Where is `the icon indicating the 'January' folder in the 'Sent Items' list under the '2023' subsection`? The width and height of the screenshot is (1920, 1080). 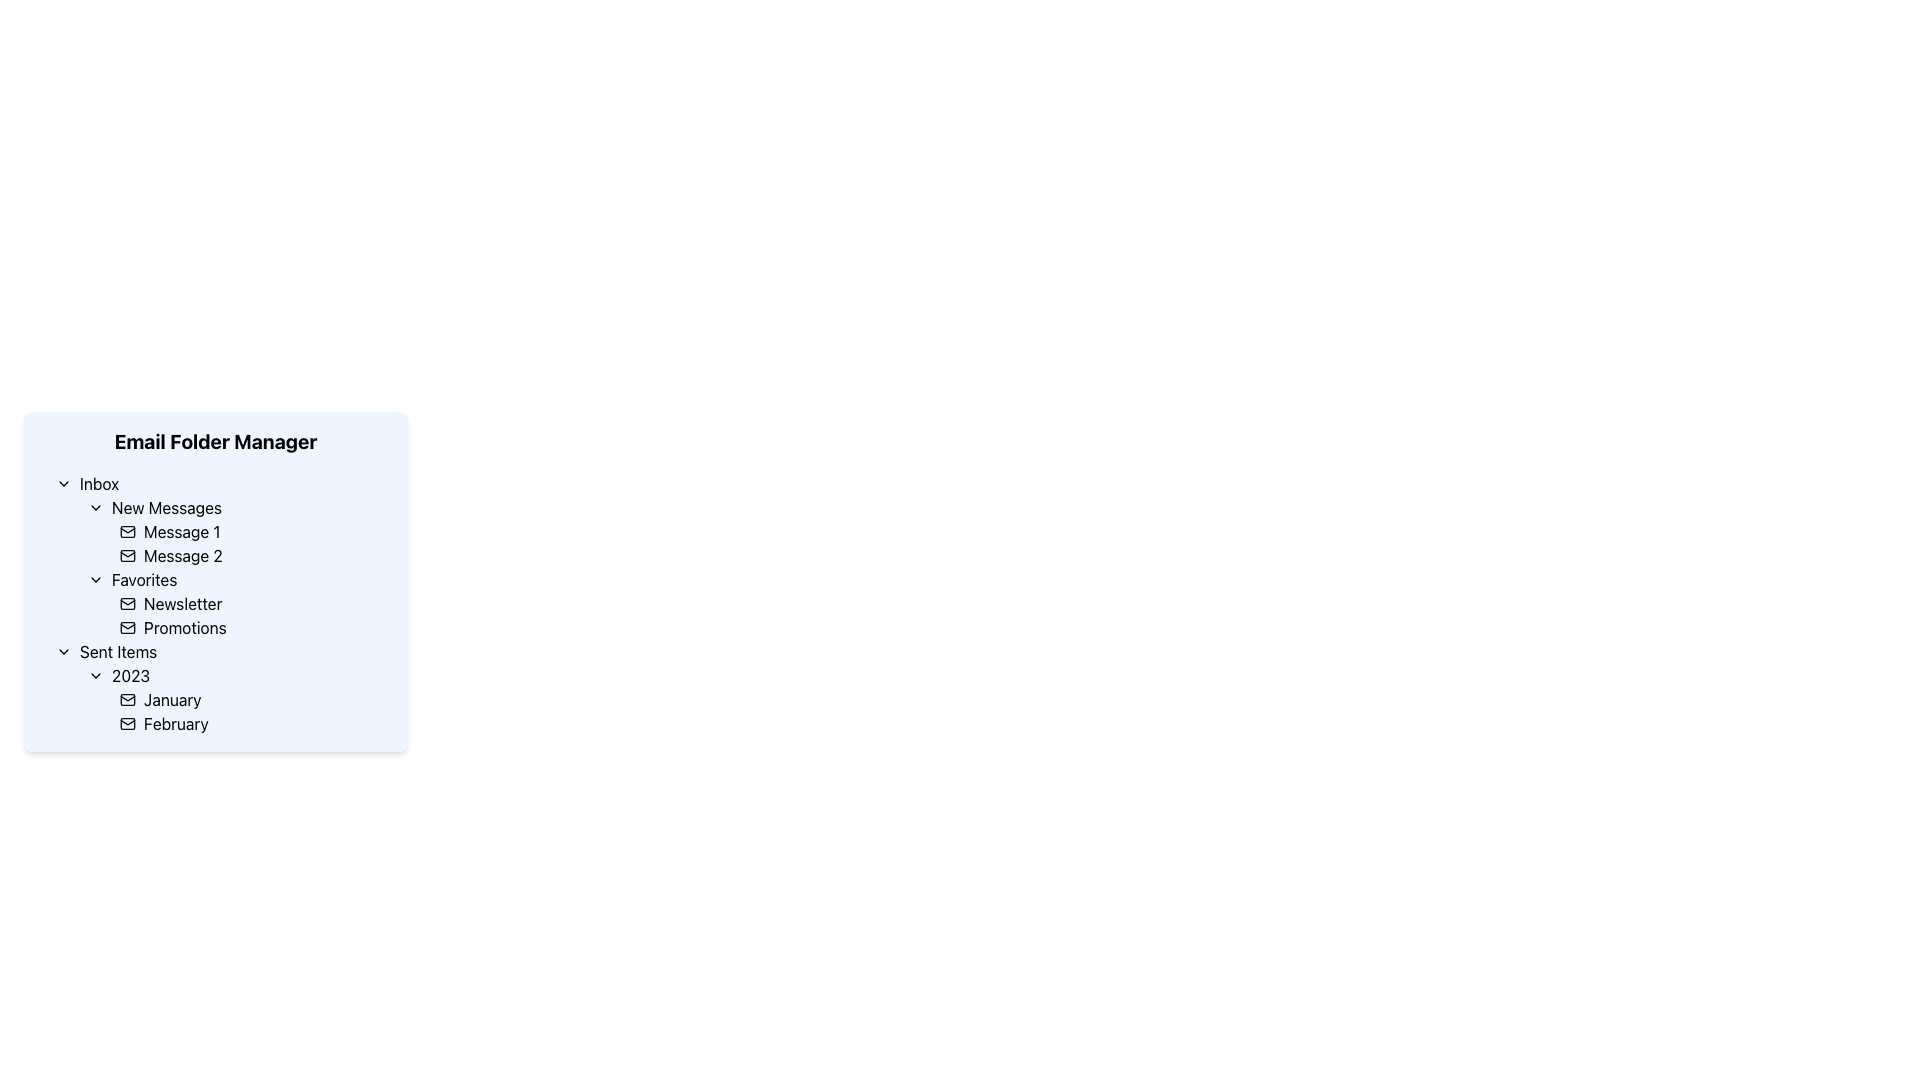 the icon indicating the 'January' folder in the 'Sent Items' list under the '2023' subsection is located at coordinates (127, 698).